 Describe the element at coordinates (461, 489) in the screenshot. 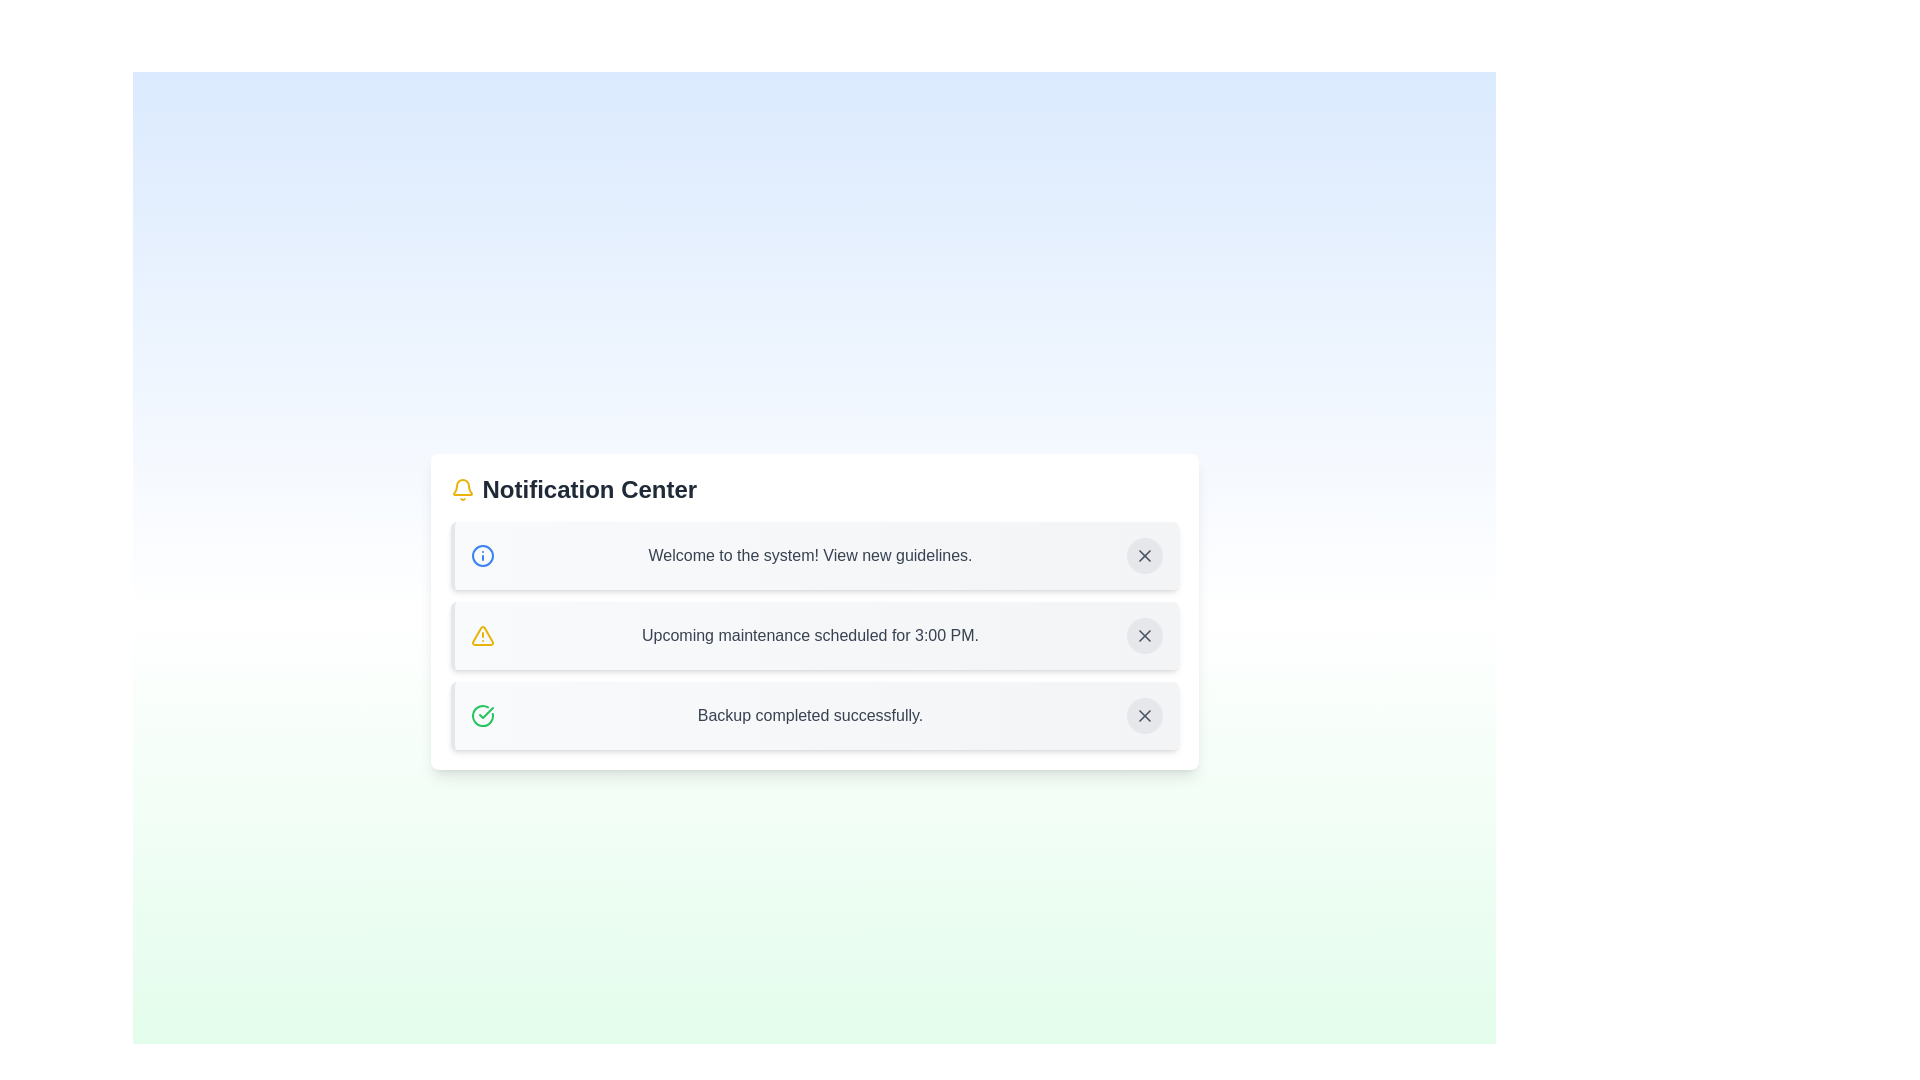

I see `the bell icon, which is a yellow notification symbol located at the leftmost position in the header of the 'Notification Center' section` at that location.